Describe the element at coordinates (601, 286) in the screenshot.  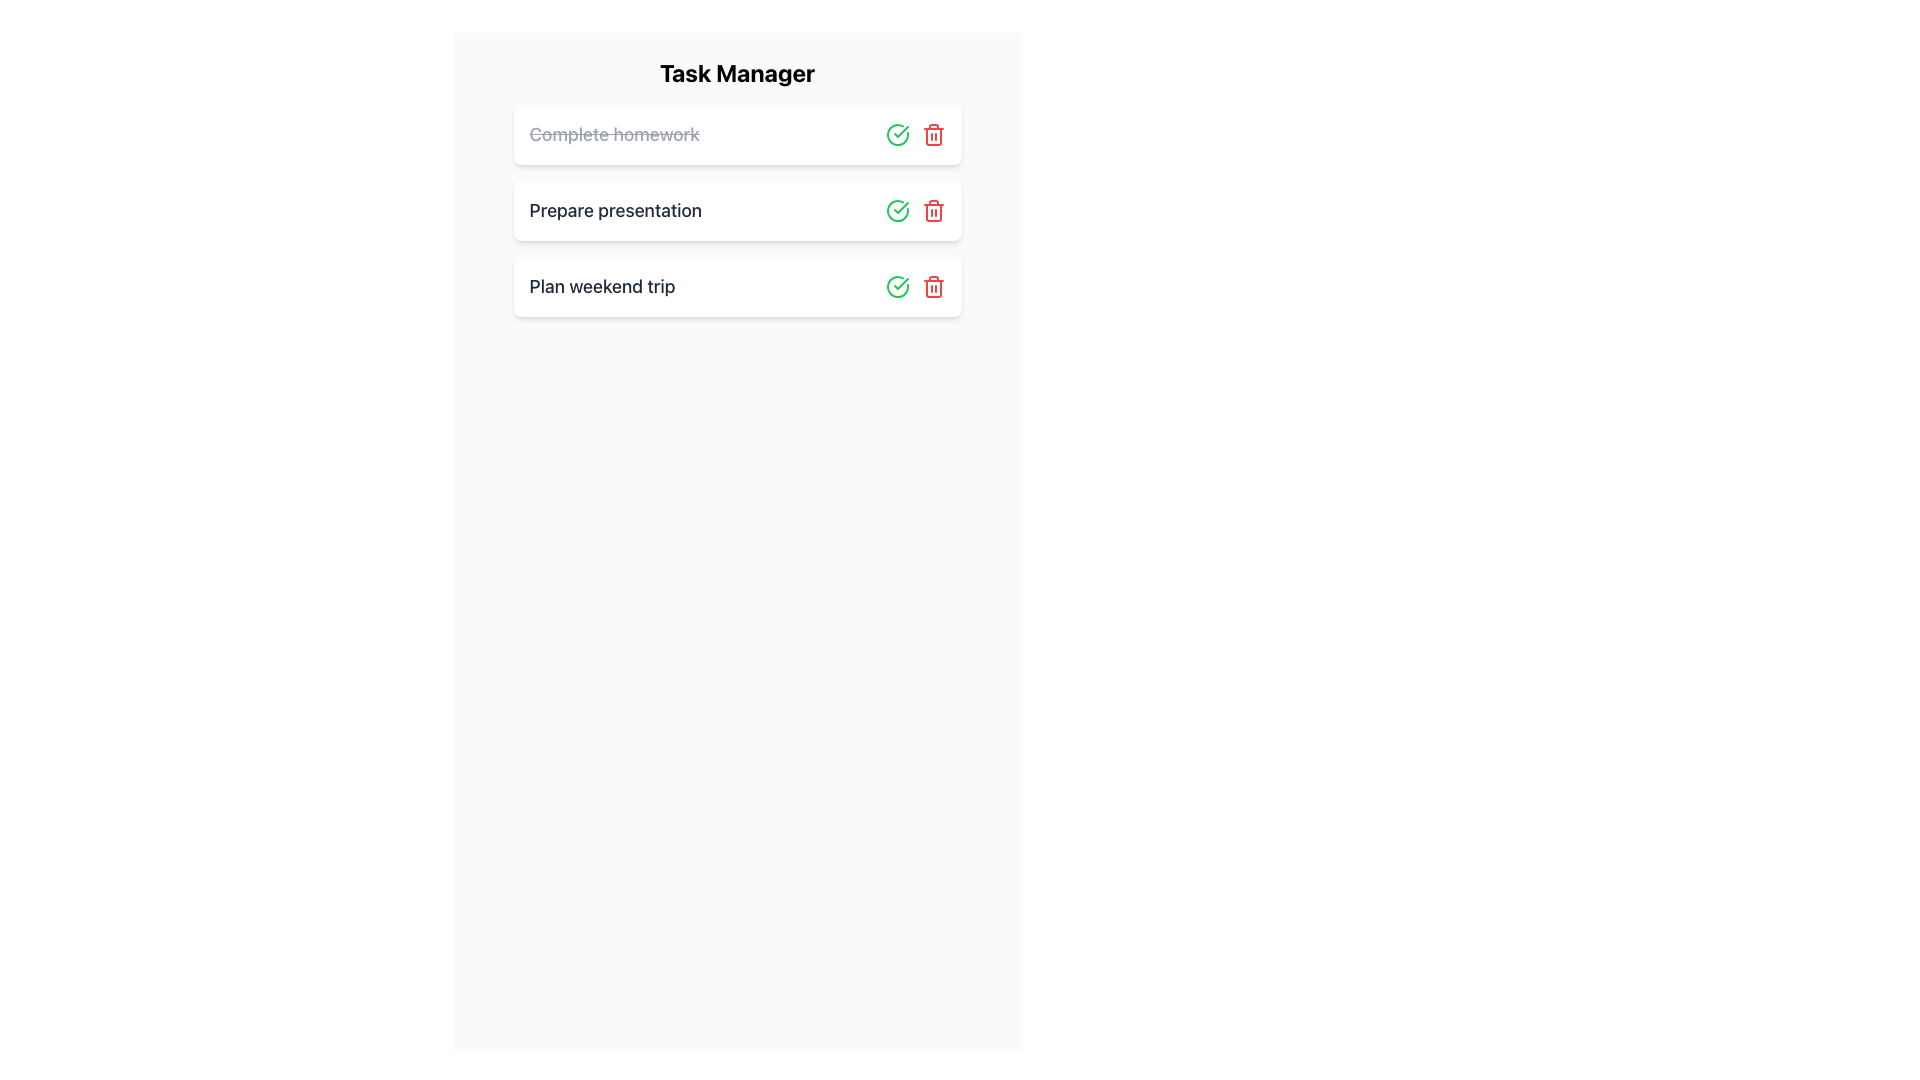
I see `the third text label item in the task management application, which serves as a label for a task, located near the bottom of the list` at that location.